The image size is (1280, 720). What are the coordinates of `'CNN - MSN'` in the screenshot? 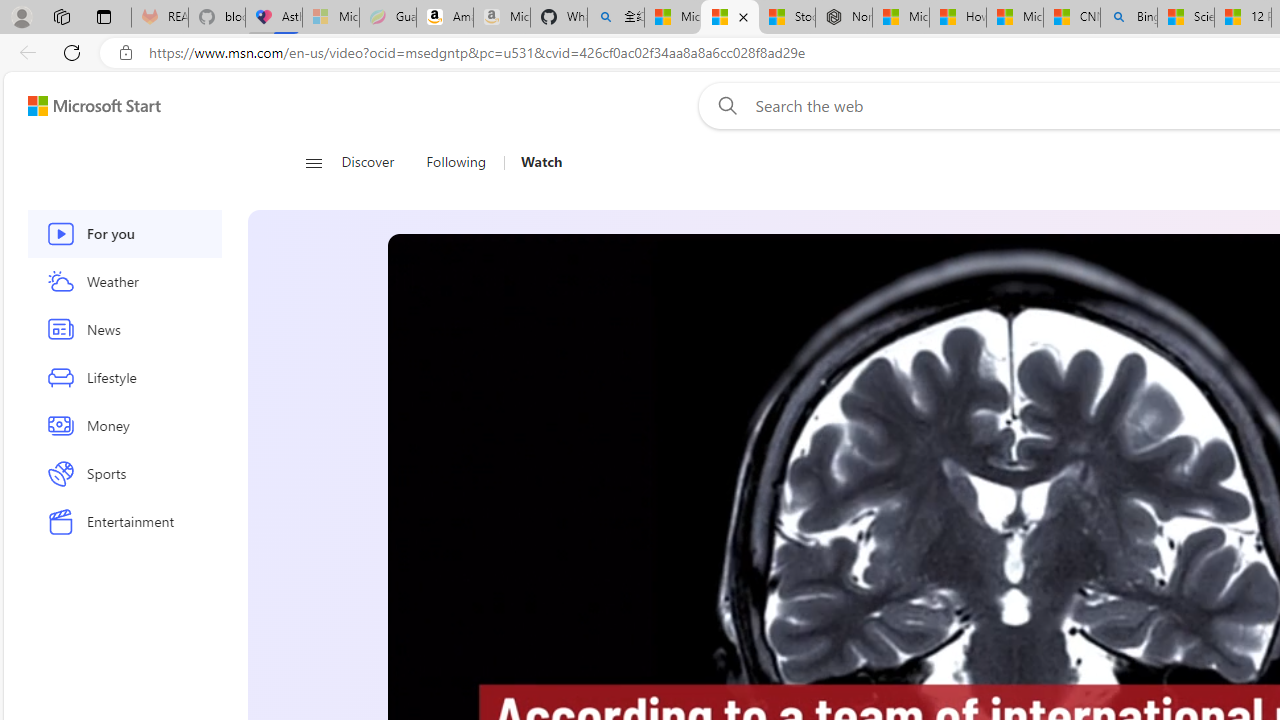 It's located at (1071, 17).